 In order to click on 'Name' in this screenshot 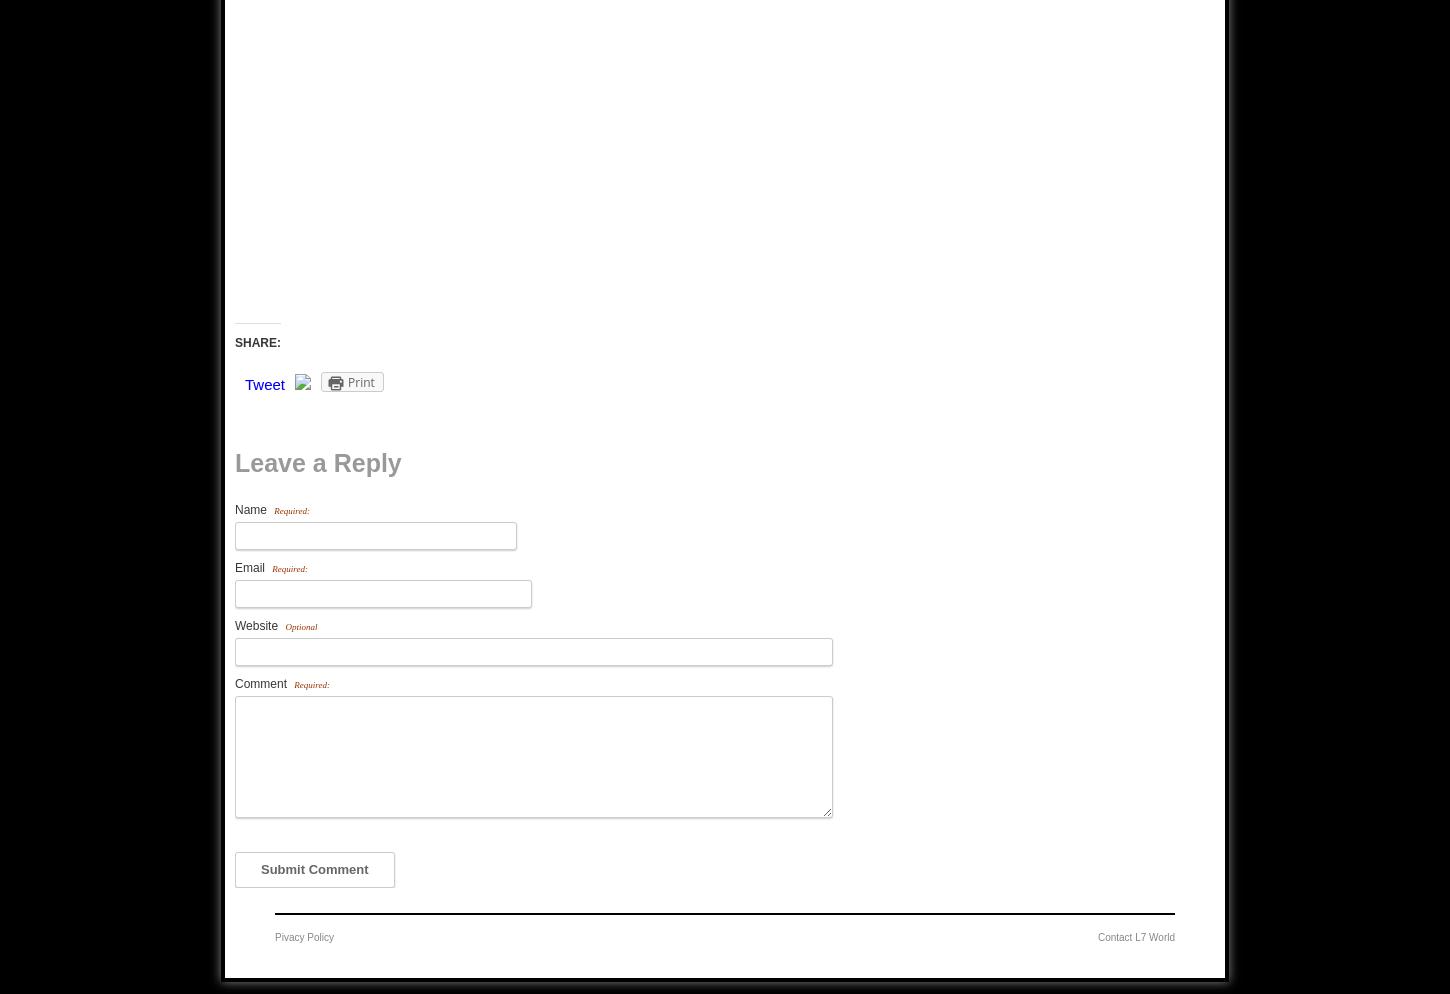, I will do `click(252, 510)`.